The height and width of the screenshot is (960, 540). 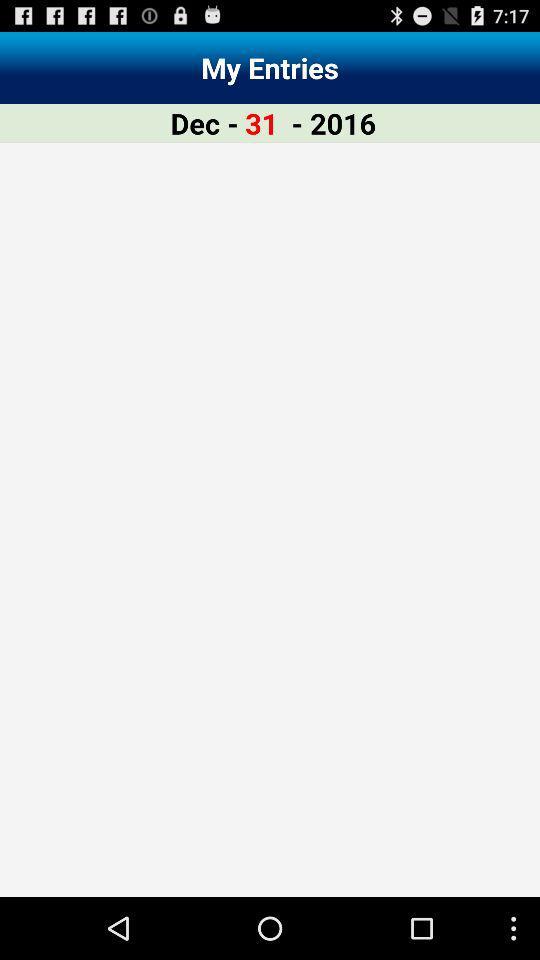 What do you see at coordinates (261, 122) in the screenshot?
I see `the icon next to - 2016 icon` at bounding box center [261, 122].